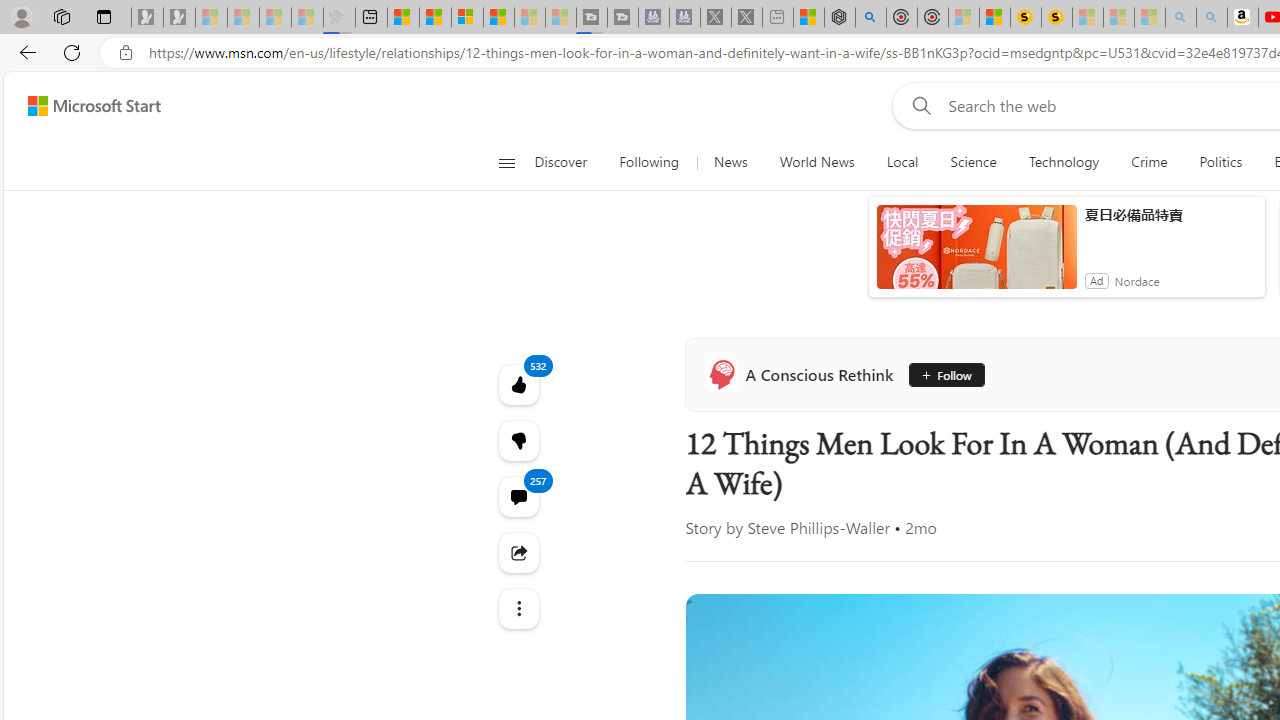 The width and height of the screenshot is (1280, 720). I want to click on 'Web search', so click(916, 105).